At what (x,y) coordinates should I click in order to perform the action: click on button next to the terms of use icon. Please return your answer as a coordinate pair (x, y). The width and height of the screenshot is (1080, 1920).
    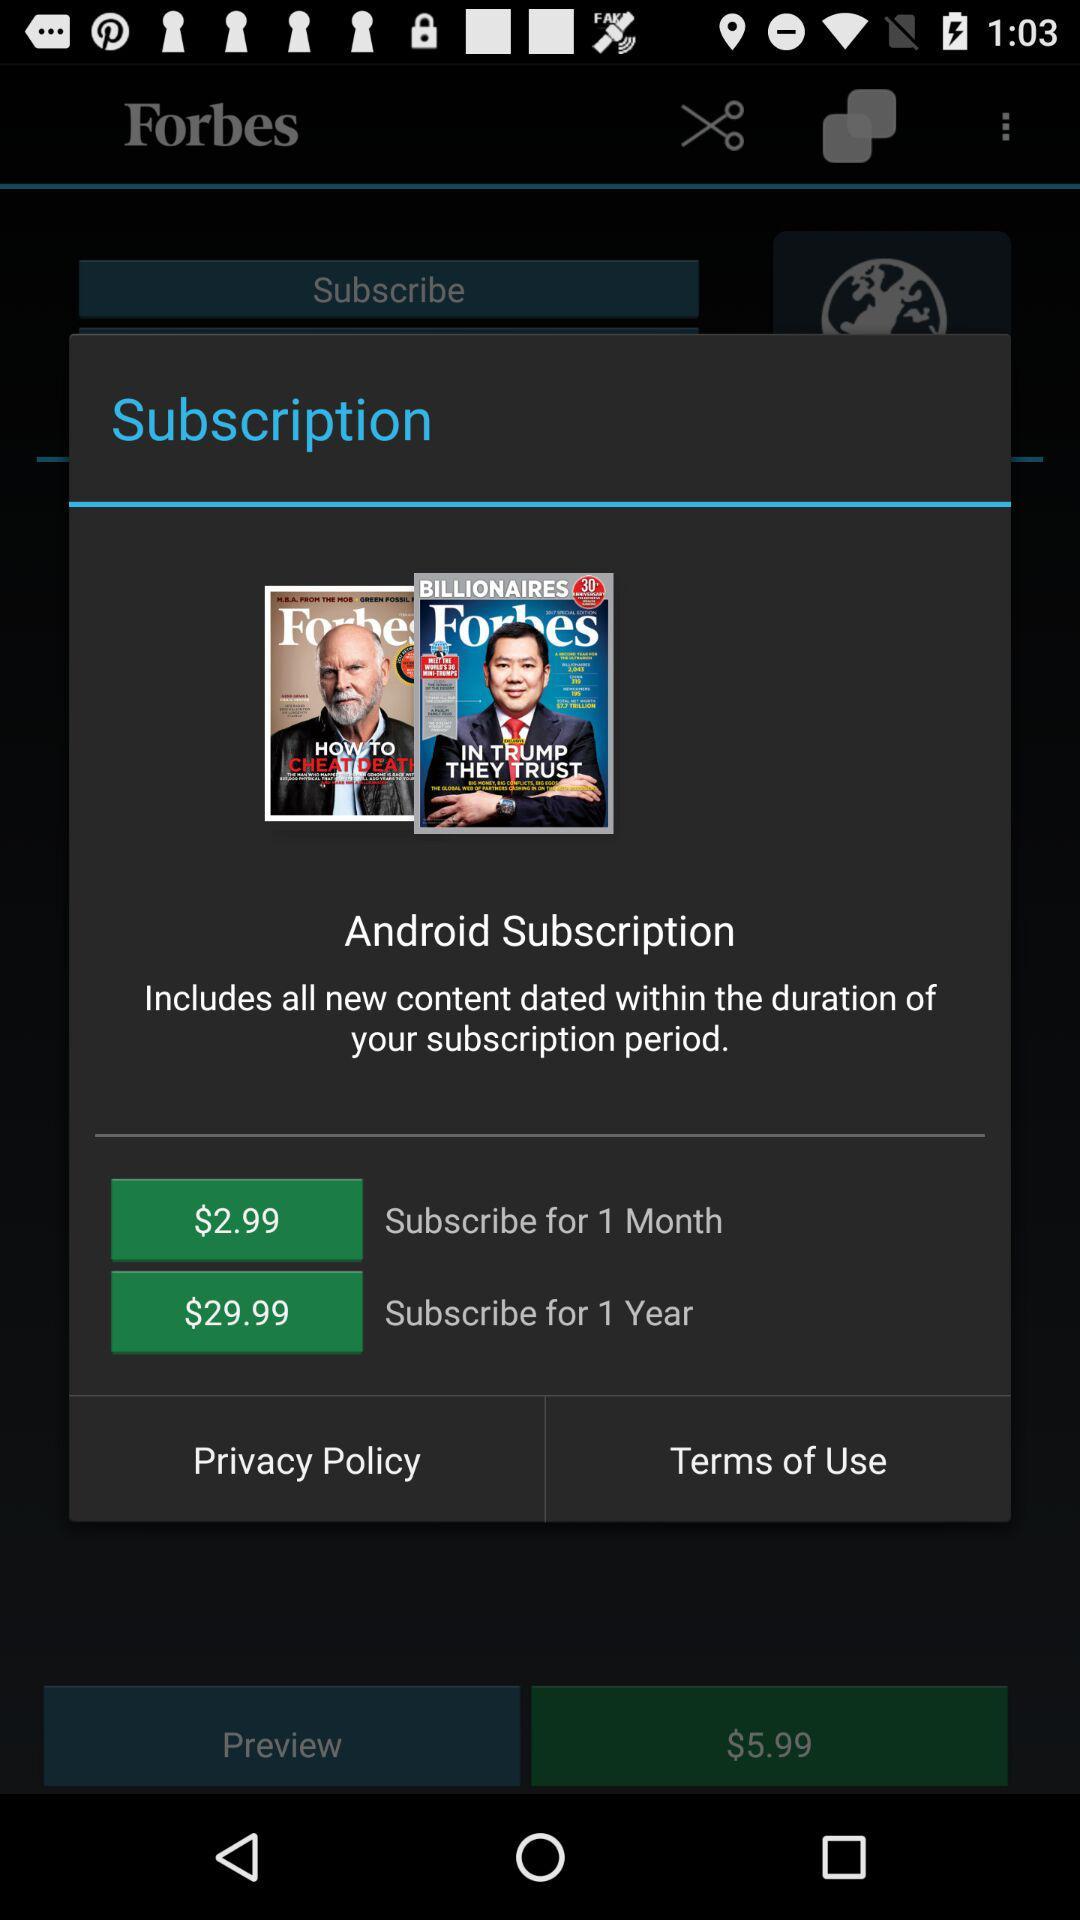
    Looking at the image, I should click on (306, 1459).